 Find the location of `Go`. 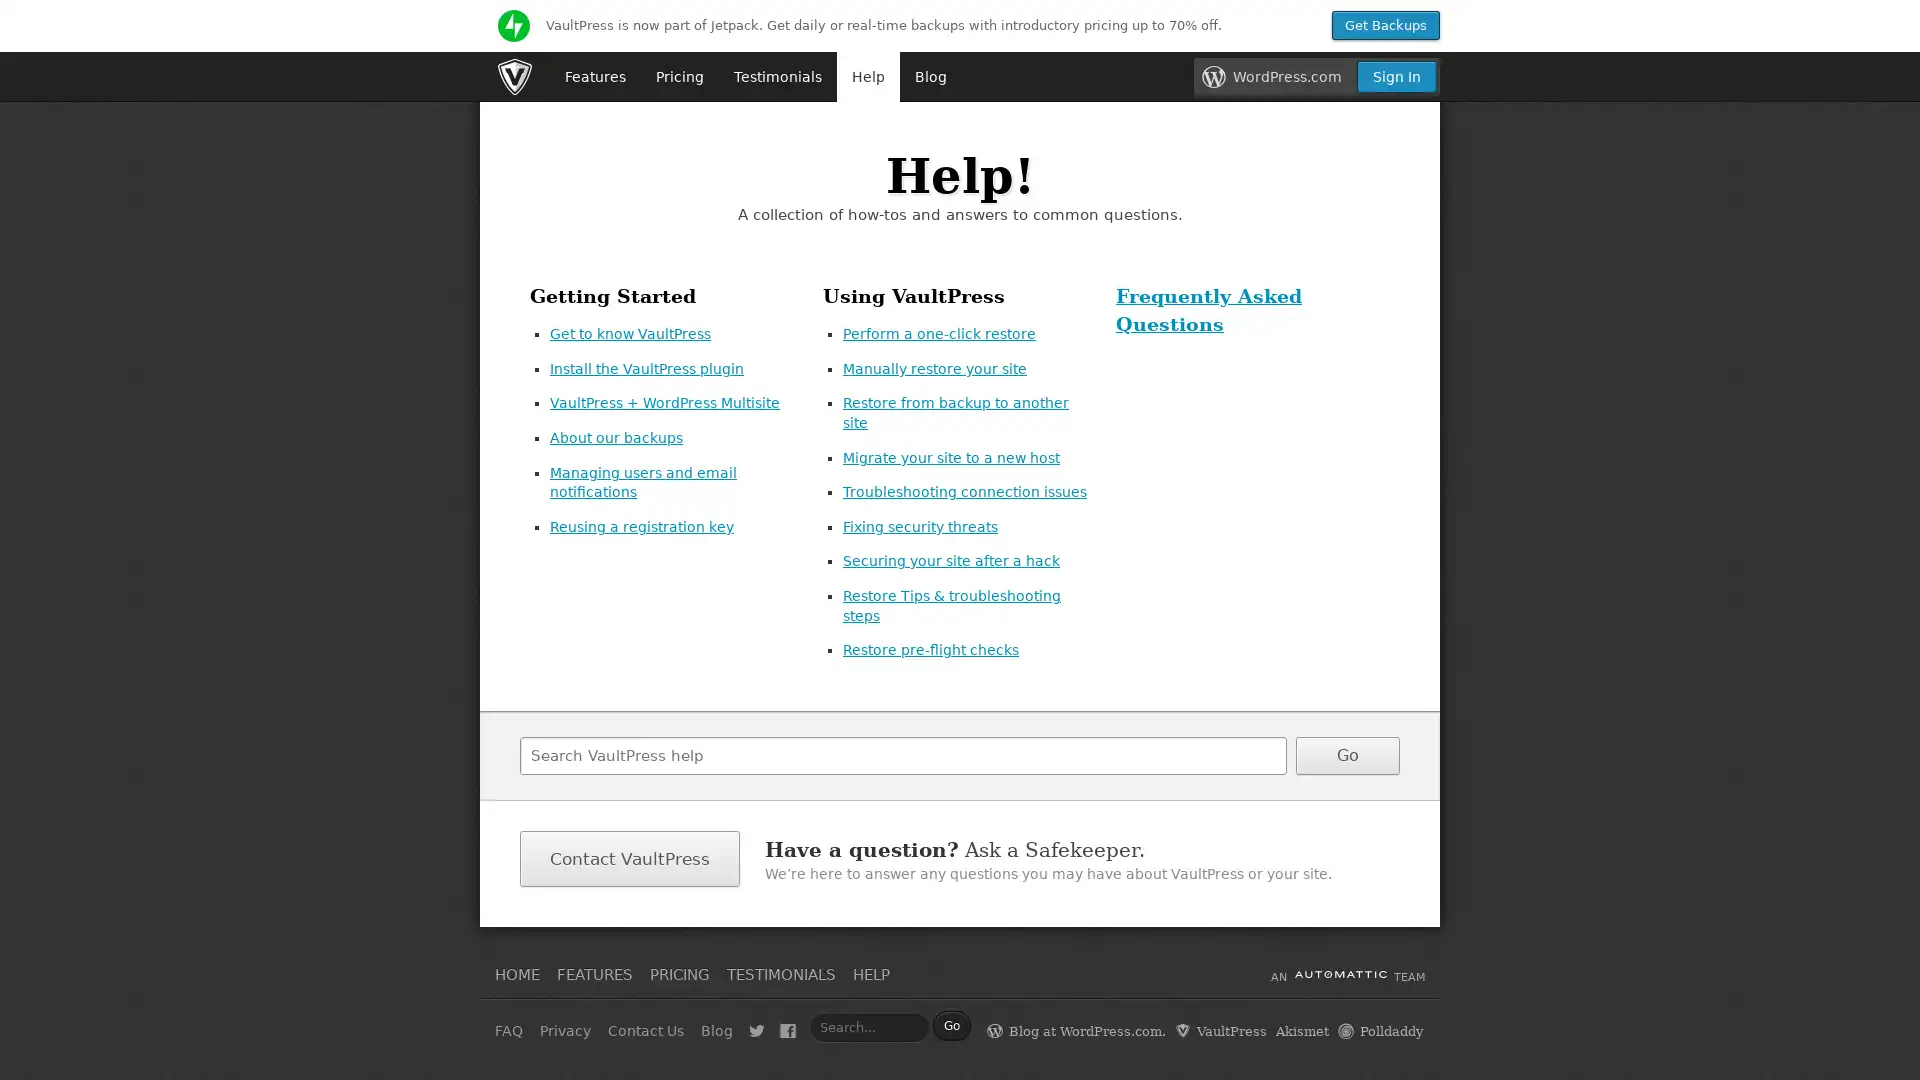

Go is located at coordinates (950, 1025).